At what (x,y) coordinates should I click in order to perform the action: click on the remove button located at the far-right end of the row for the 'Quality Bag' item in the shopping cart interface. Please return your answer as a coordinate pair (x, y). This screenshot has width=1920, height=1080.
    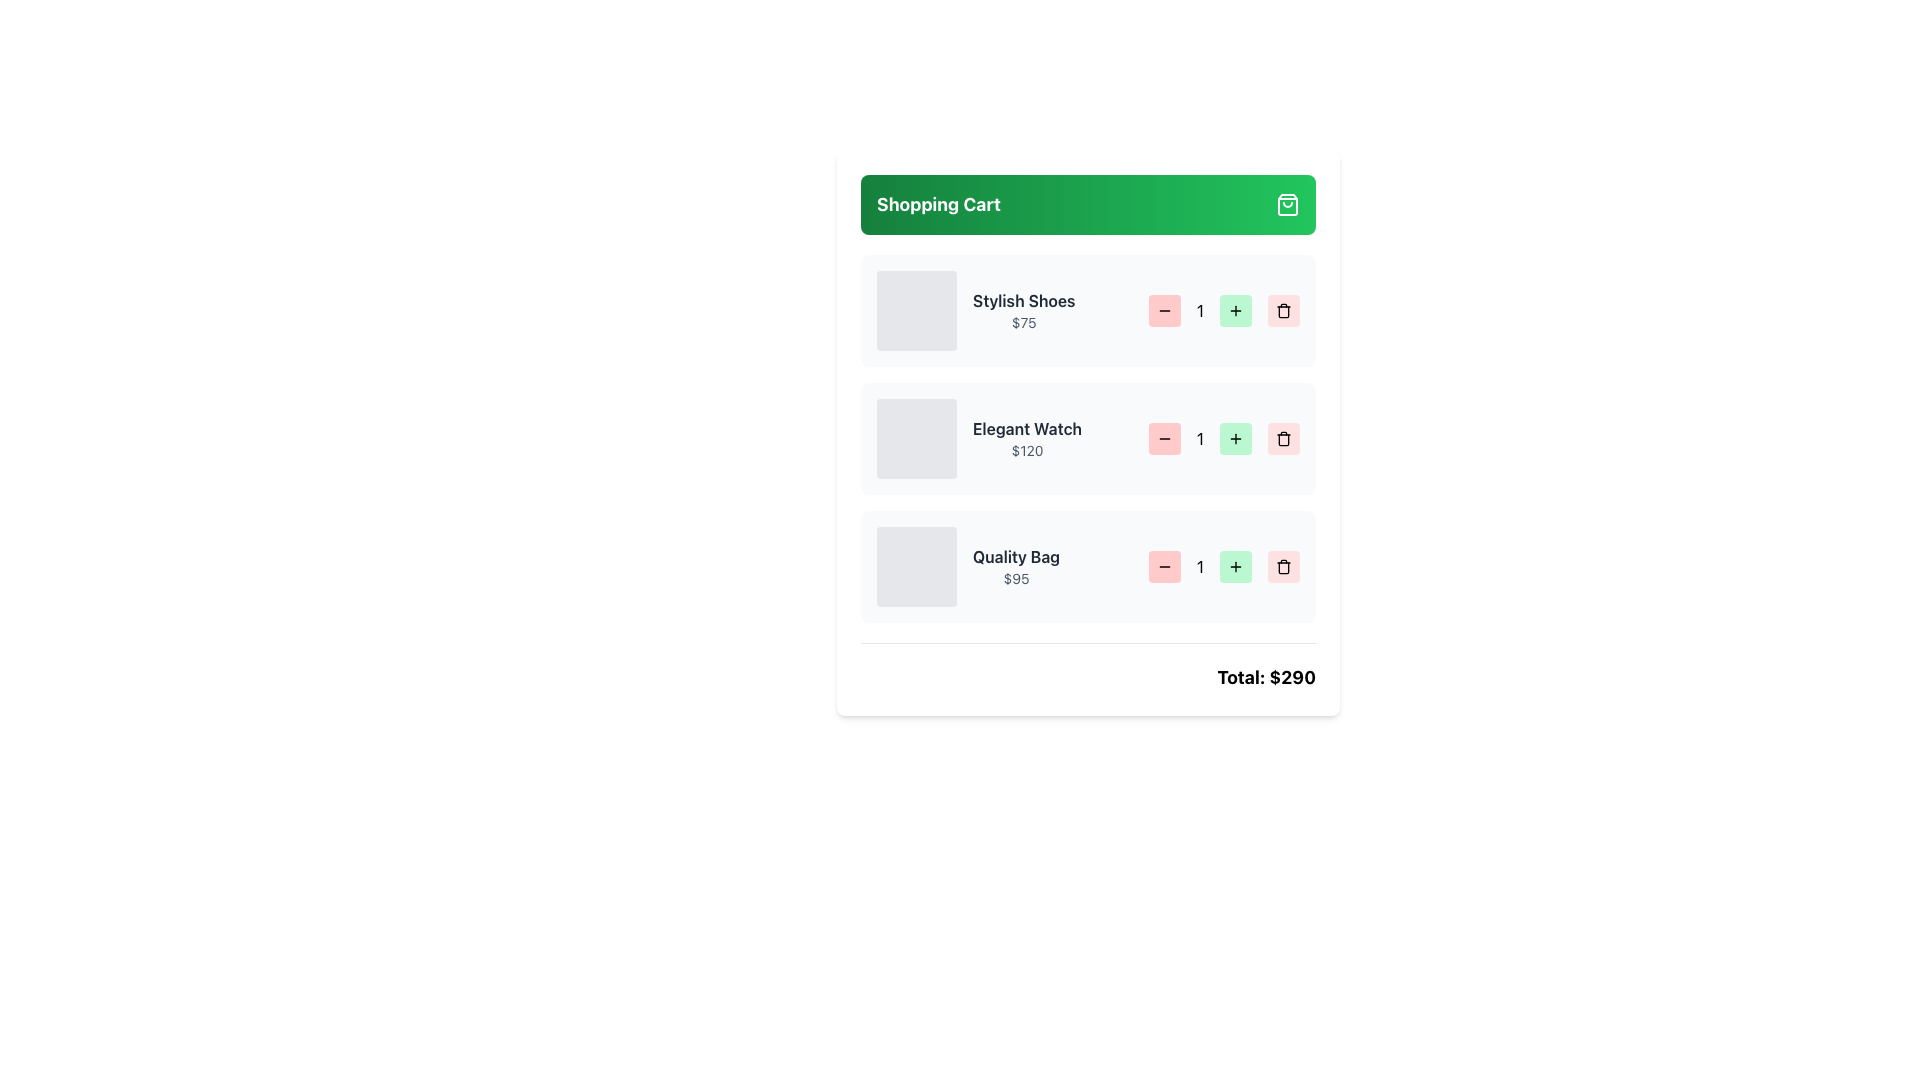
    Looking at the image, I should click on (1283, 567).